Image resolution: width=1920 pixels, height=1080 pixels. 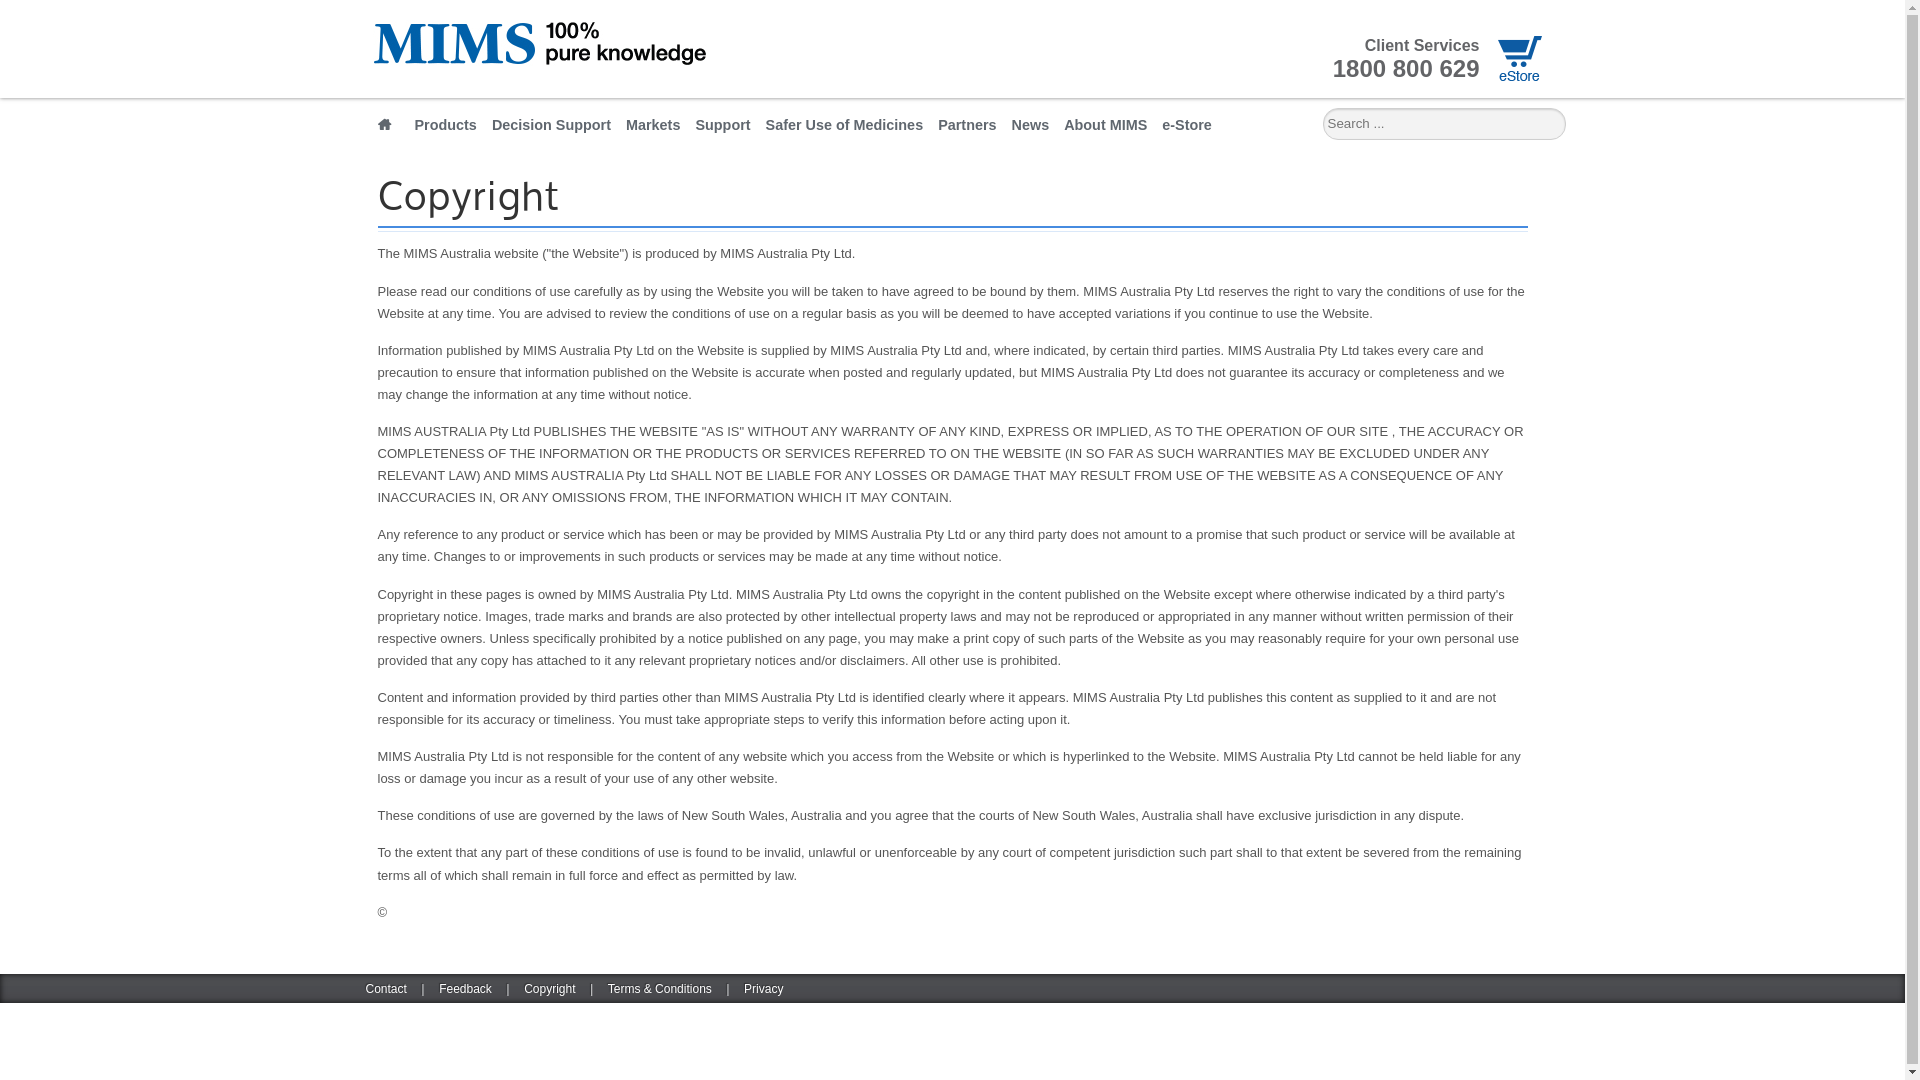 What do you see at coordinates (386, 987) in the screenshot?
I see `'Contact'` at bounding box center [386, 987].